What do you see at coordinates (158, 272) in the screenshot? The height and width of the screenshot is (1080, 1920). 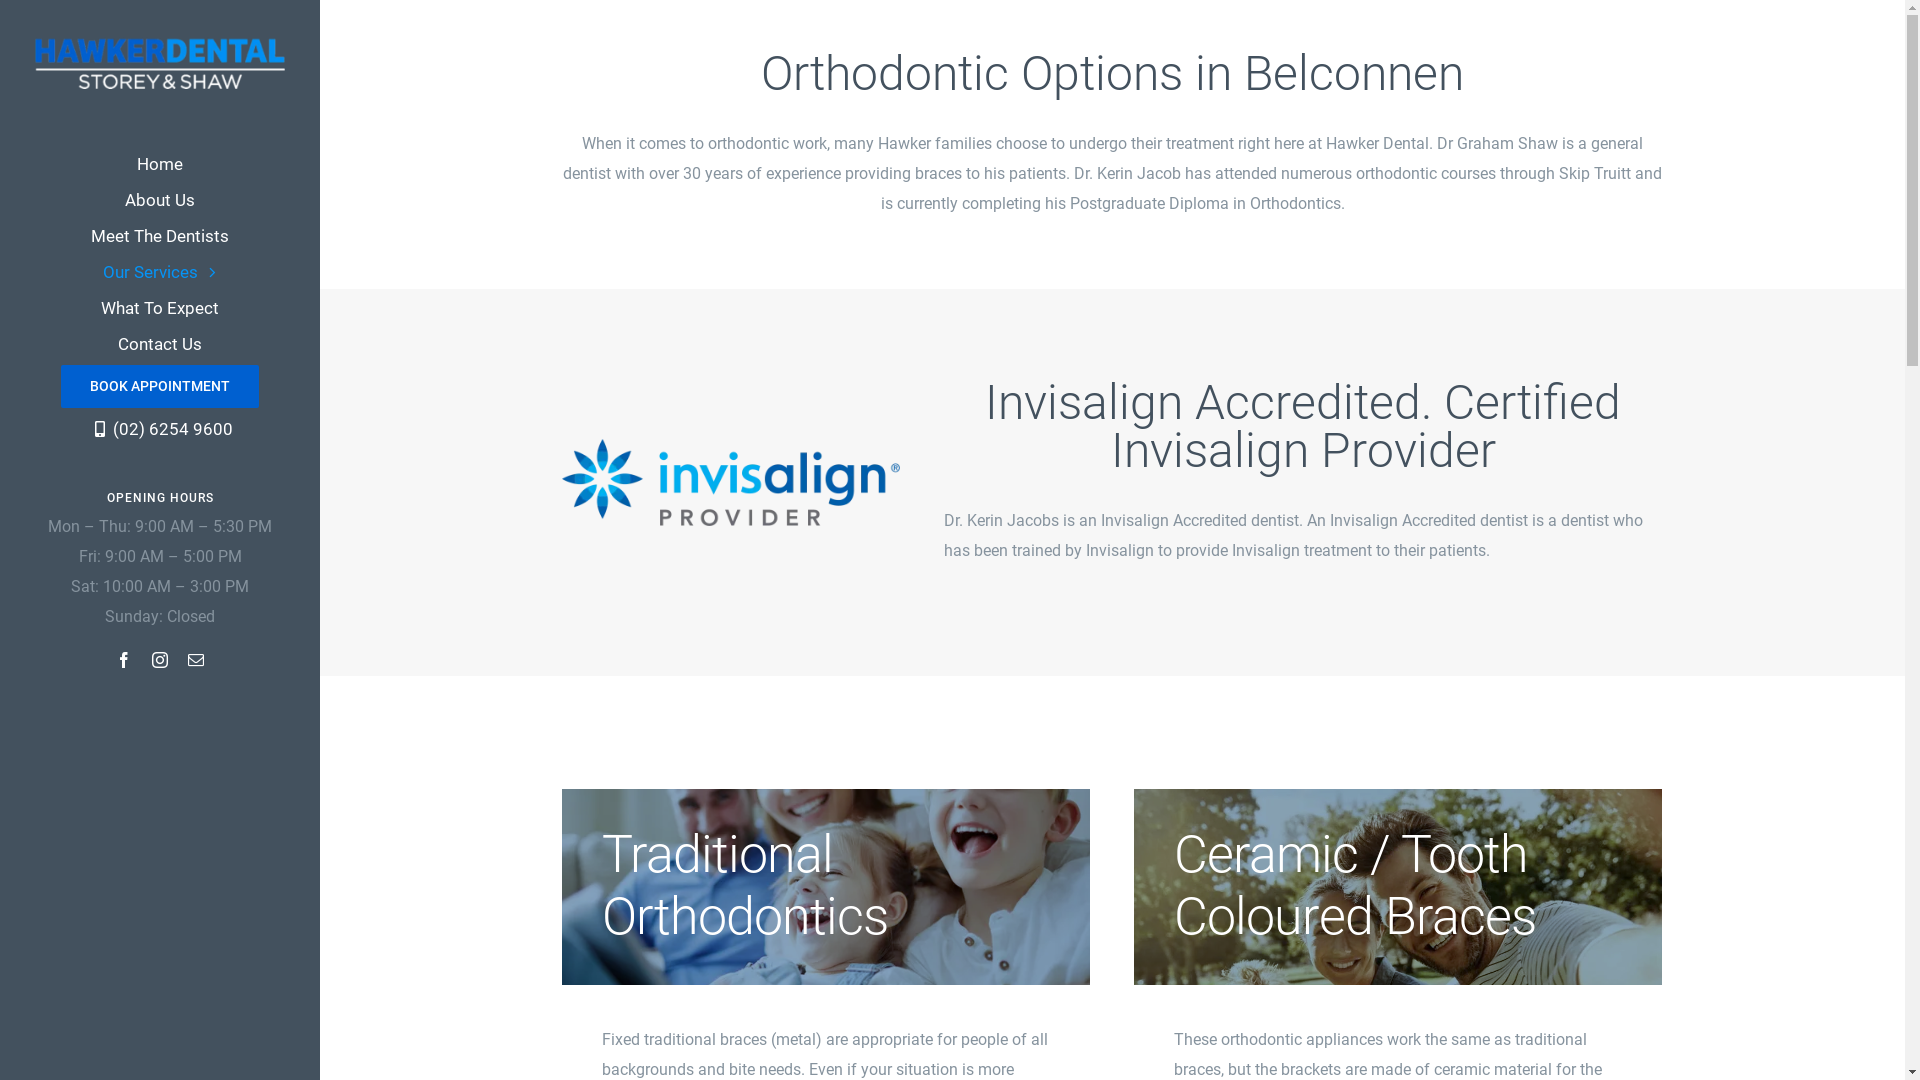 I see `'Our Services'` at bounding box center [158, 272].